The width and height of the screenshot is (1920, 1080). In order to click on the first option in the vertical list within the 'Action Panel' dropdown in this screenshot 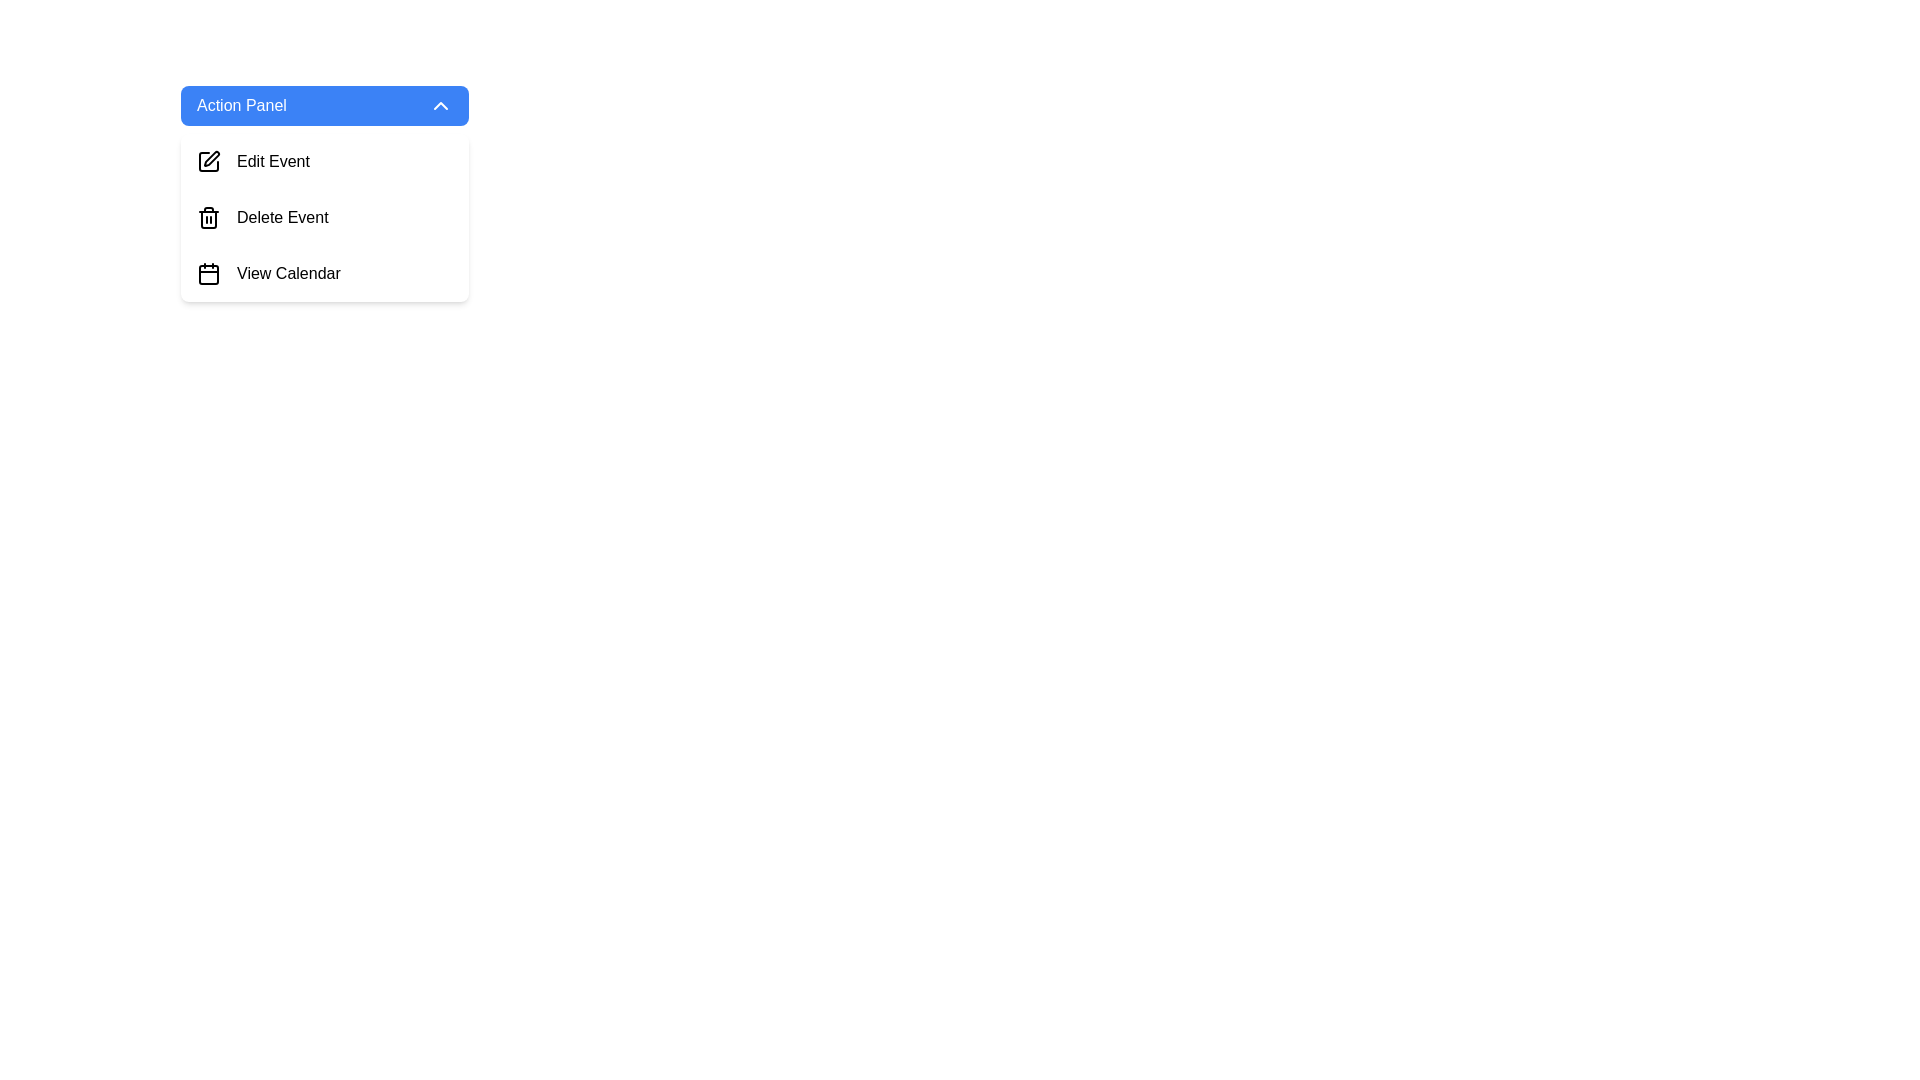, I will do `click(325, 161)`.